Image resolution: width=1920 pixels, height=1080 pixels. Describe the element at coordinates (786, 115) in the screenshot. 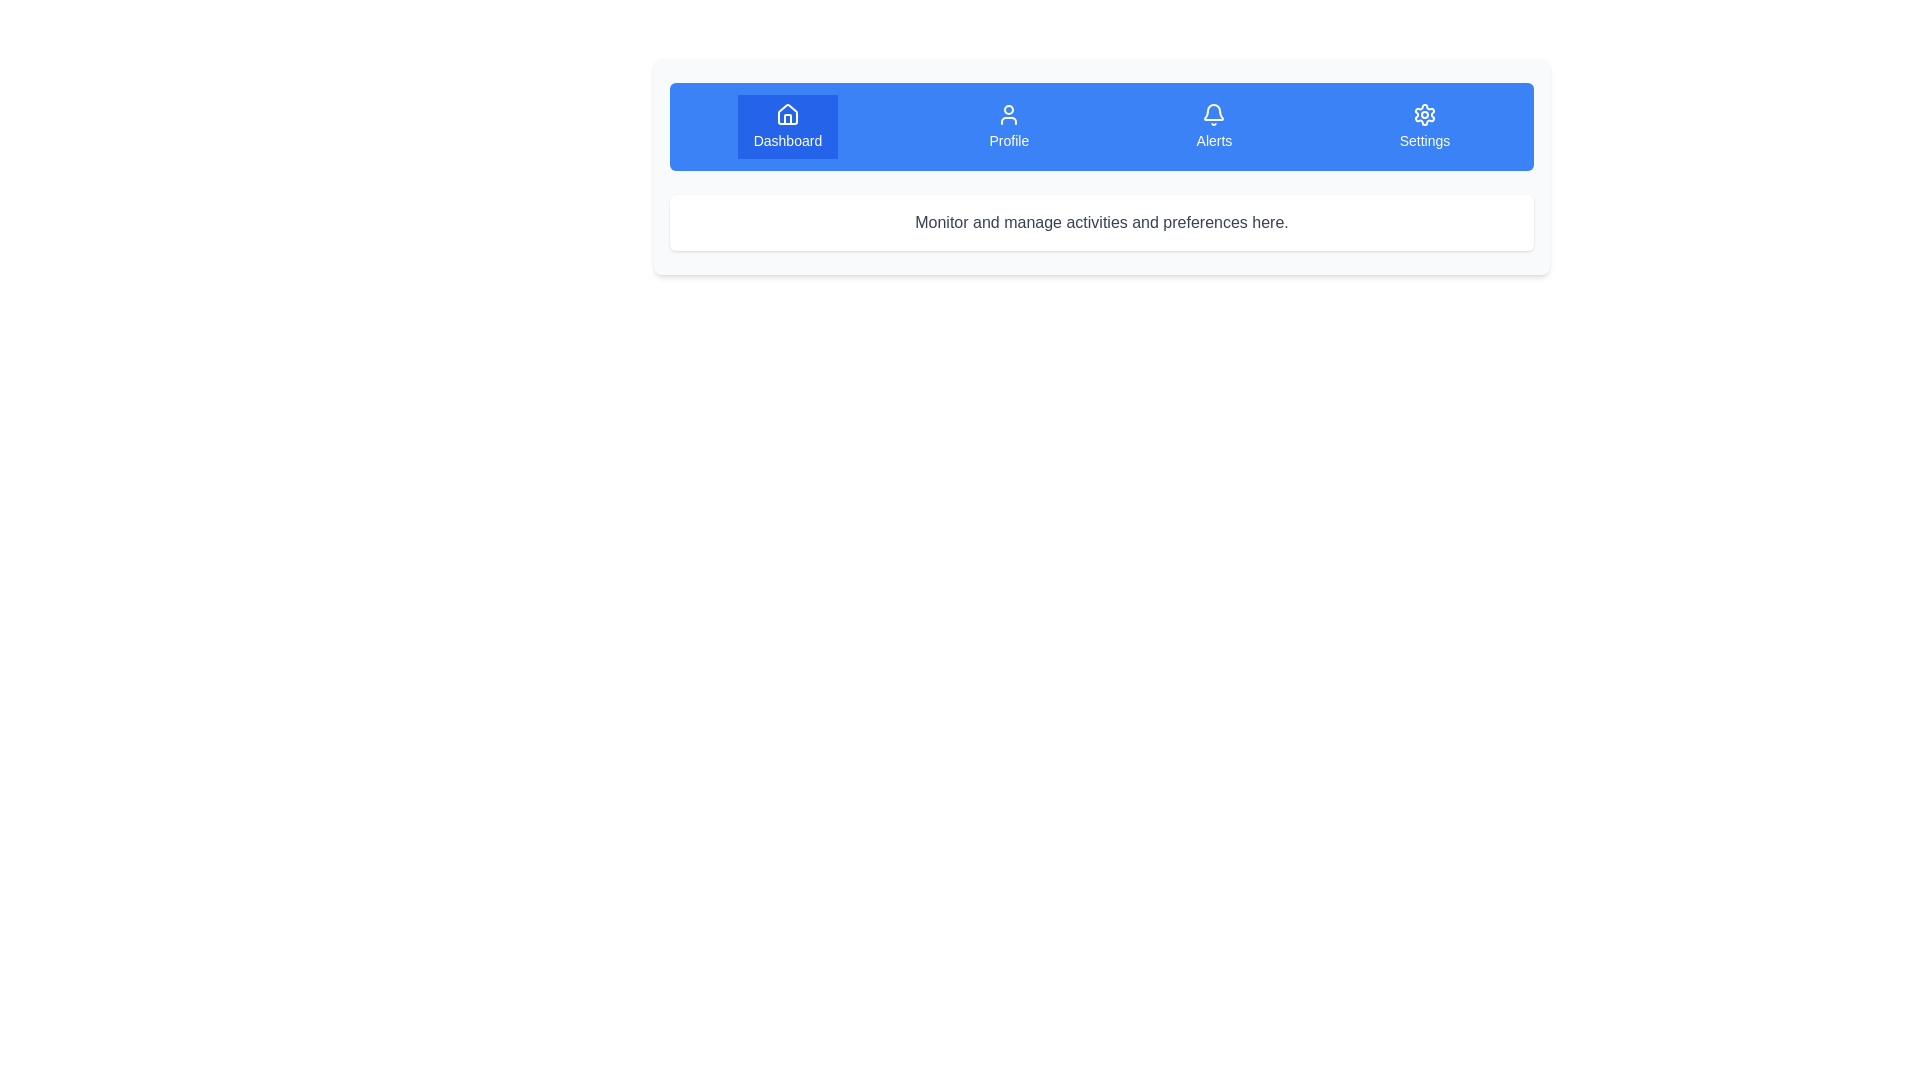

I see `the house icon located at the top-left corner of the 'Dashboard' button in the navigation bar` at that location.